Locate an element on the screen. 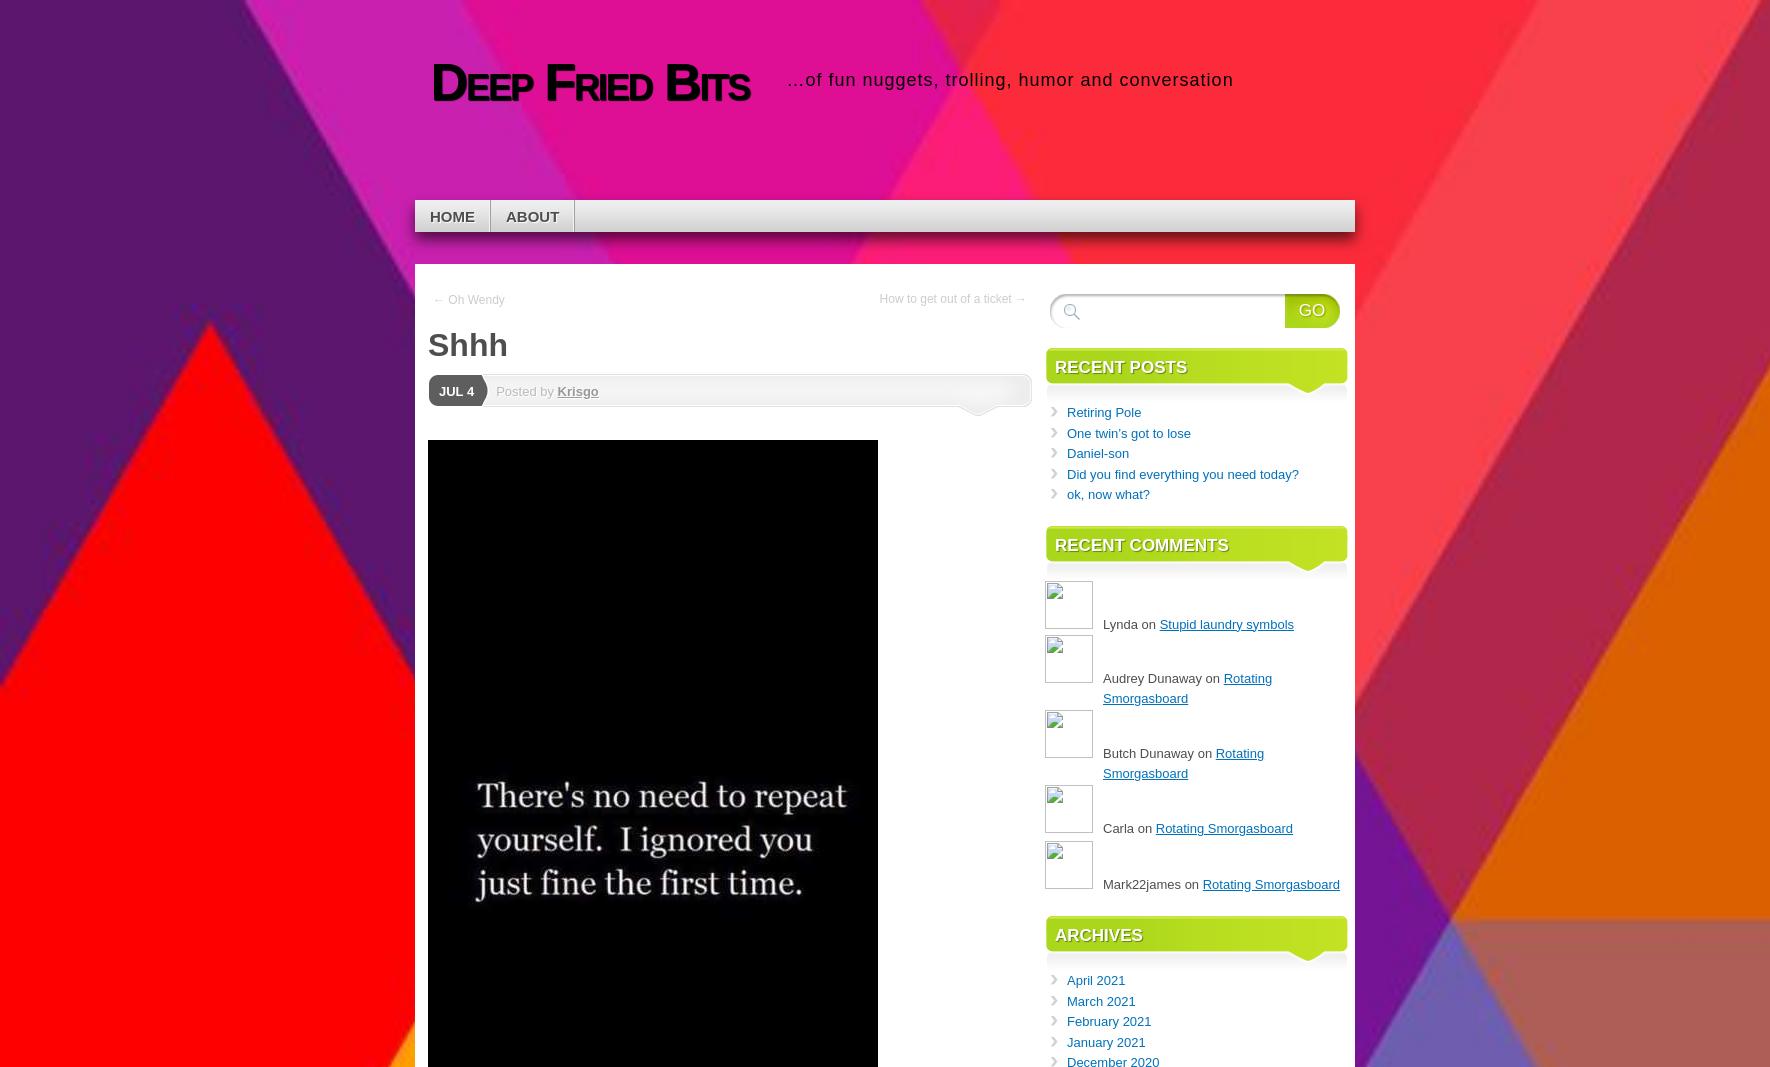  'Krisgo' is located at coordinates (577, 389).